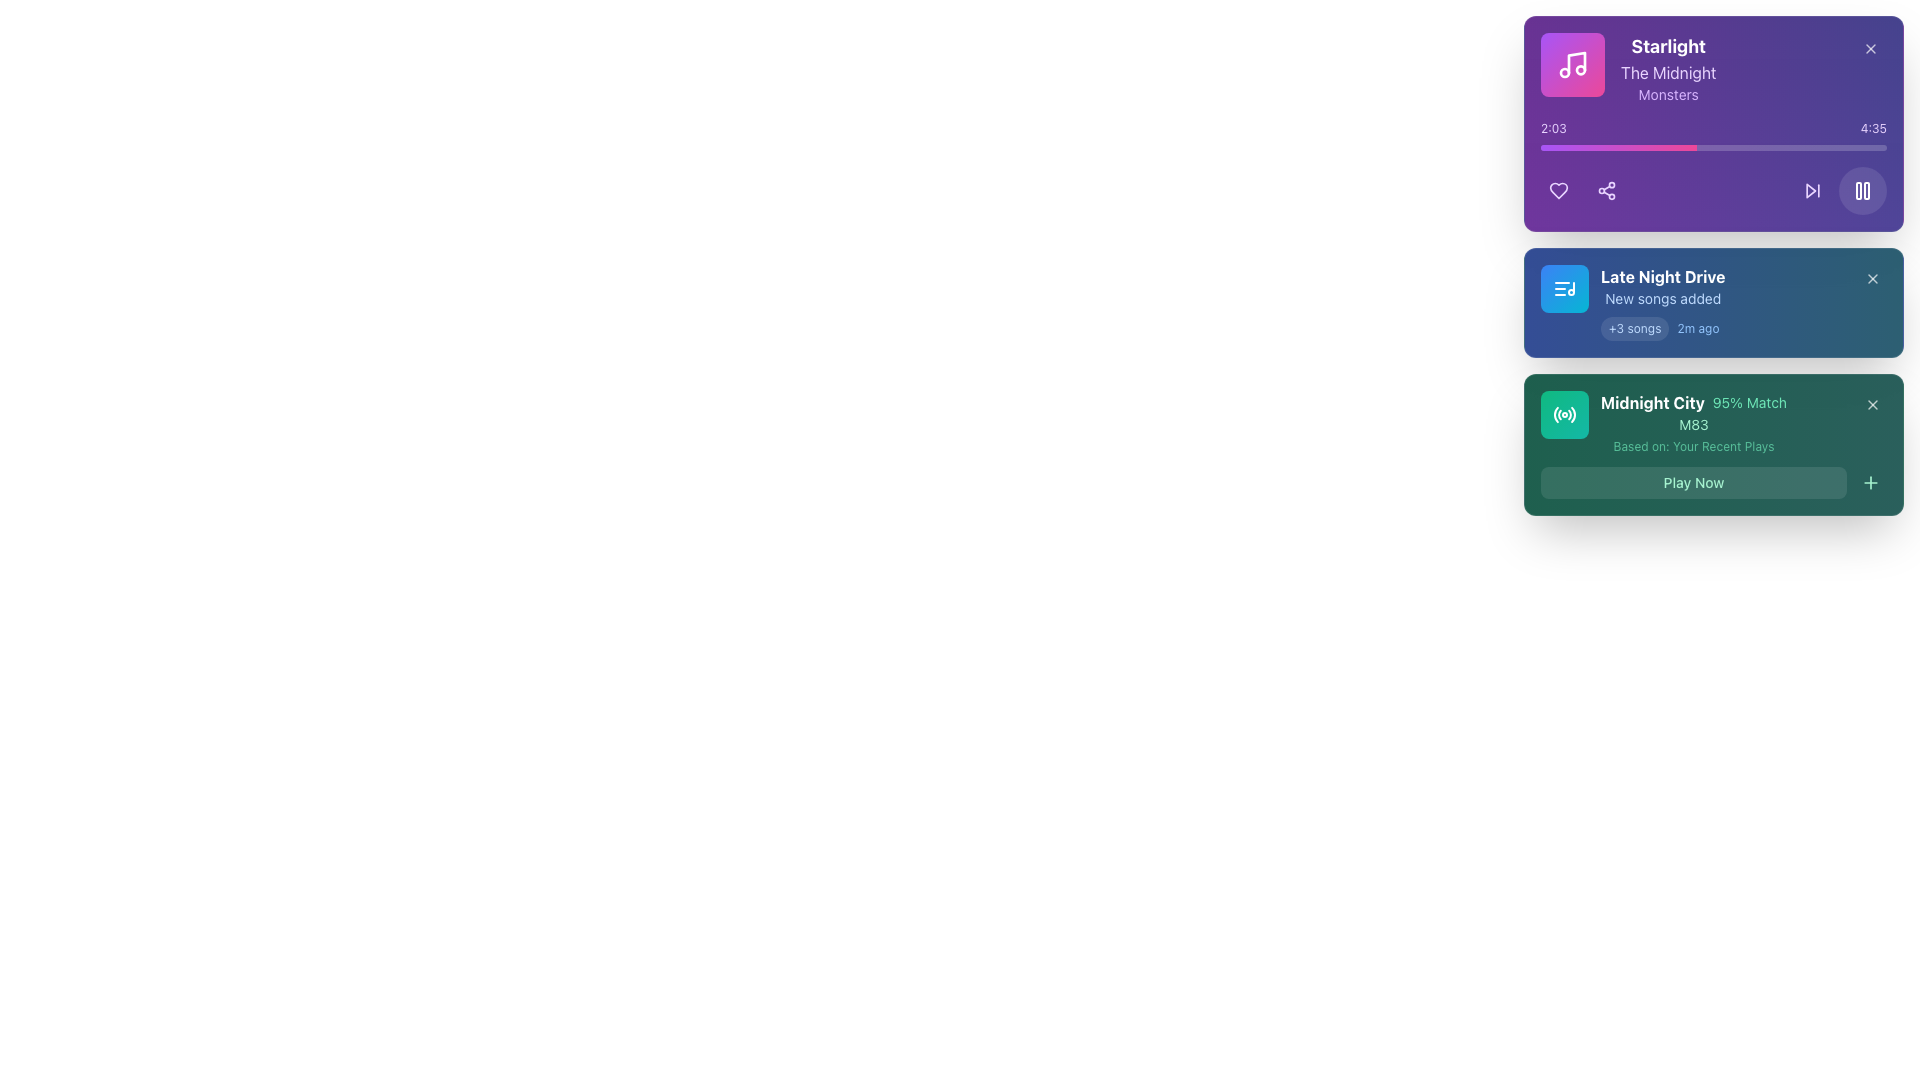 Image resolution: width=1920 pixels, height=1080 pixels. Describe the element at coordinates (1811, 191) in the screenshot. I see `the triangular play icon filled with purple located in the uppermost 'Starlight' card on the left side of the SVG group` at that location.